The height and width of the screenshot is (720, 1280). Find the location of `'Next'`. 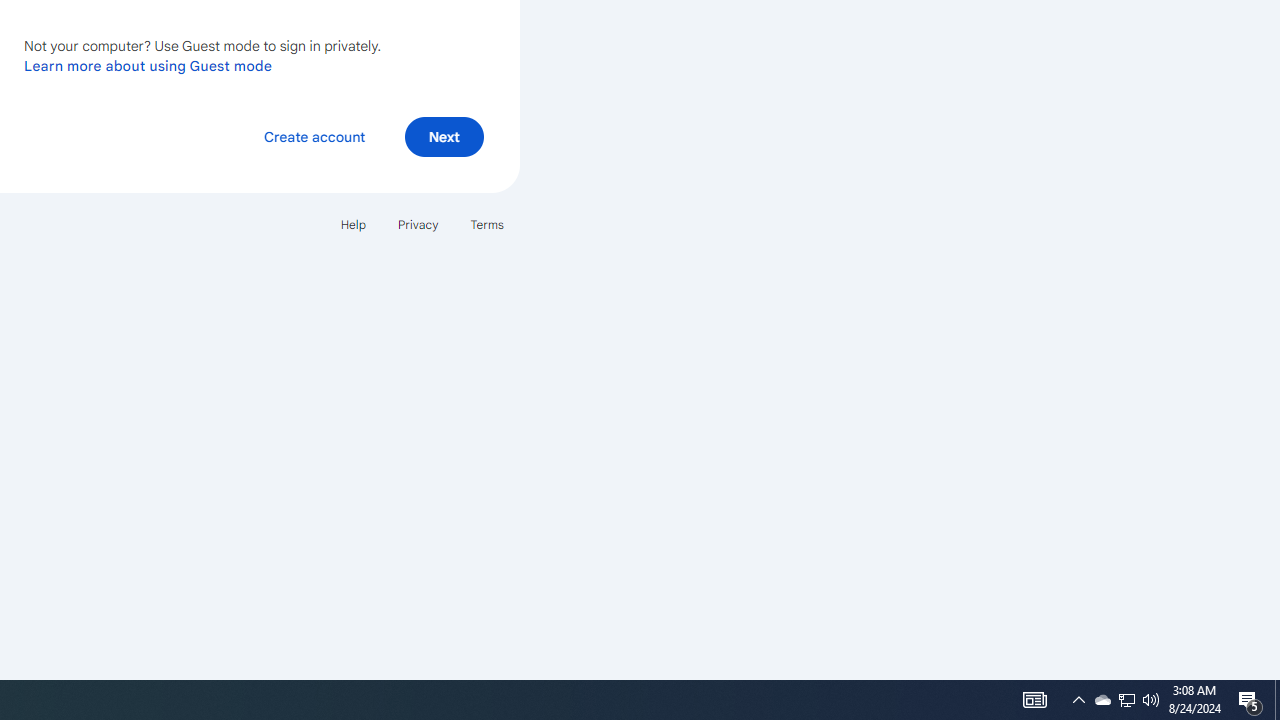

'Next' is located at coordinates (443, 135).